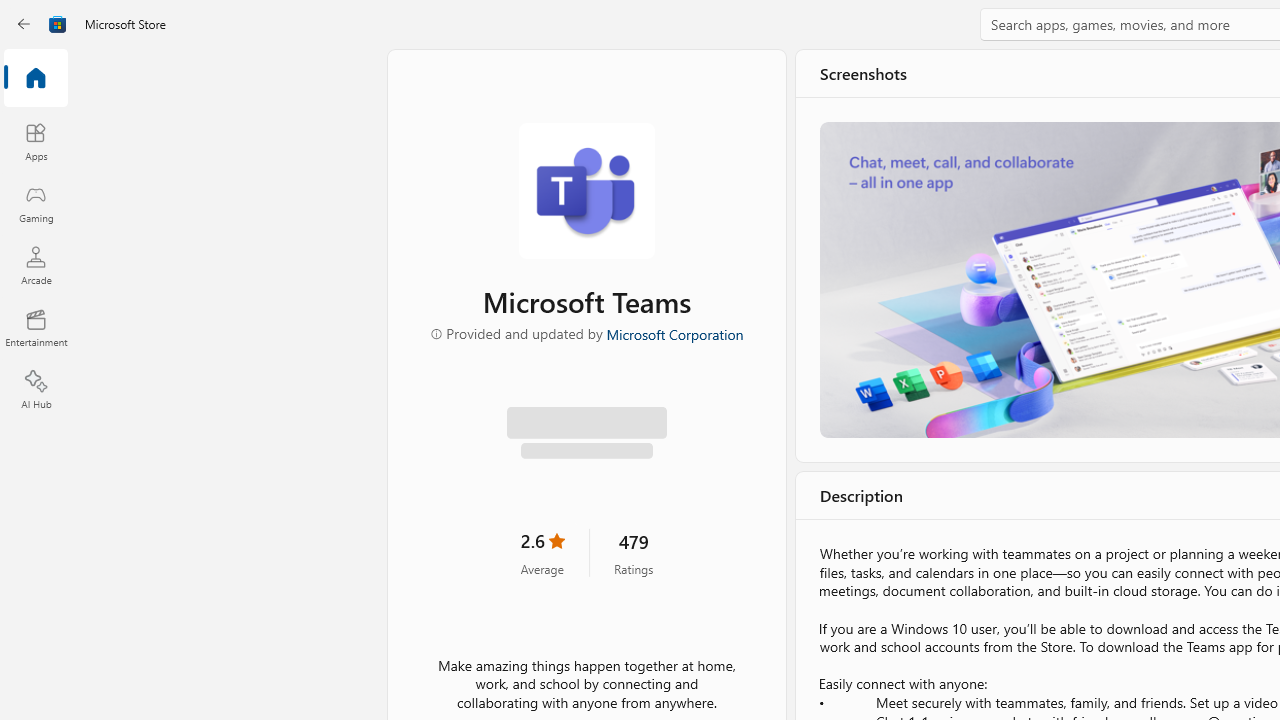  What do you see at coordinates (58, 24) in the screenshot?
I see `'Class: Image'` at bounding box center [58, 24].